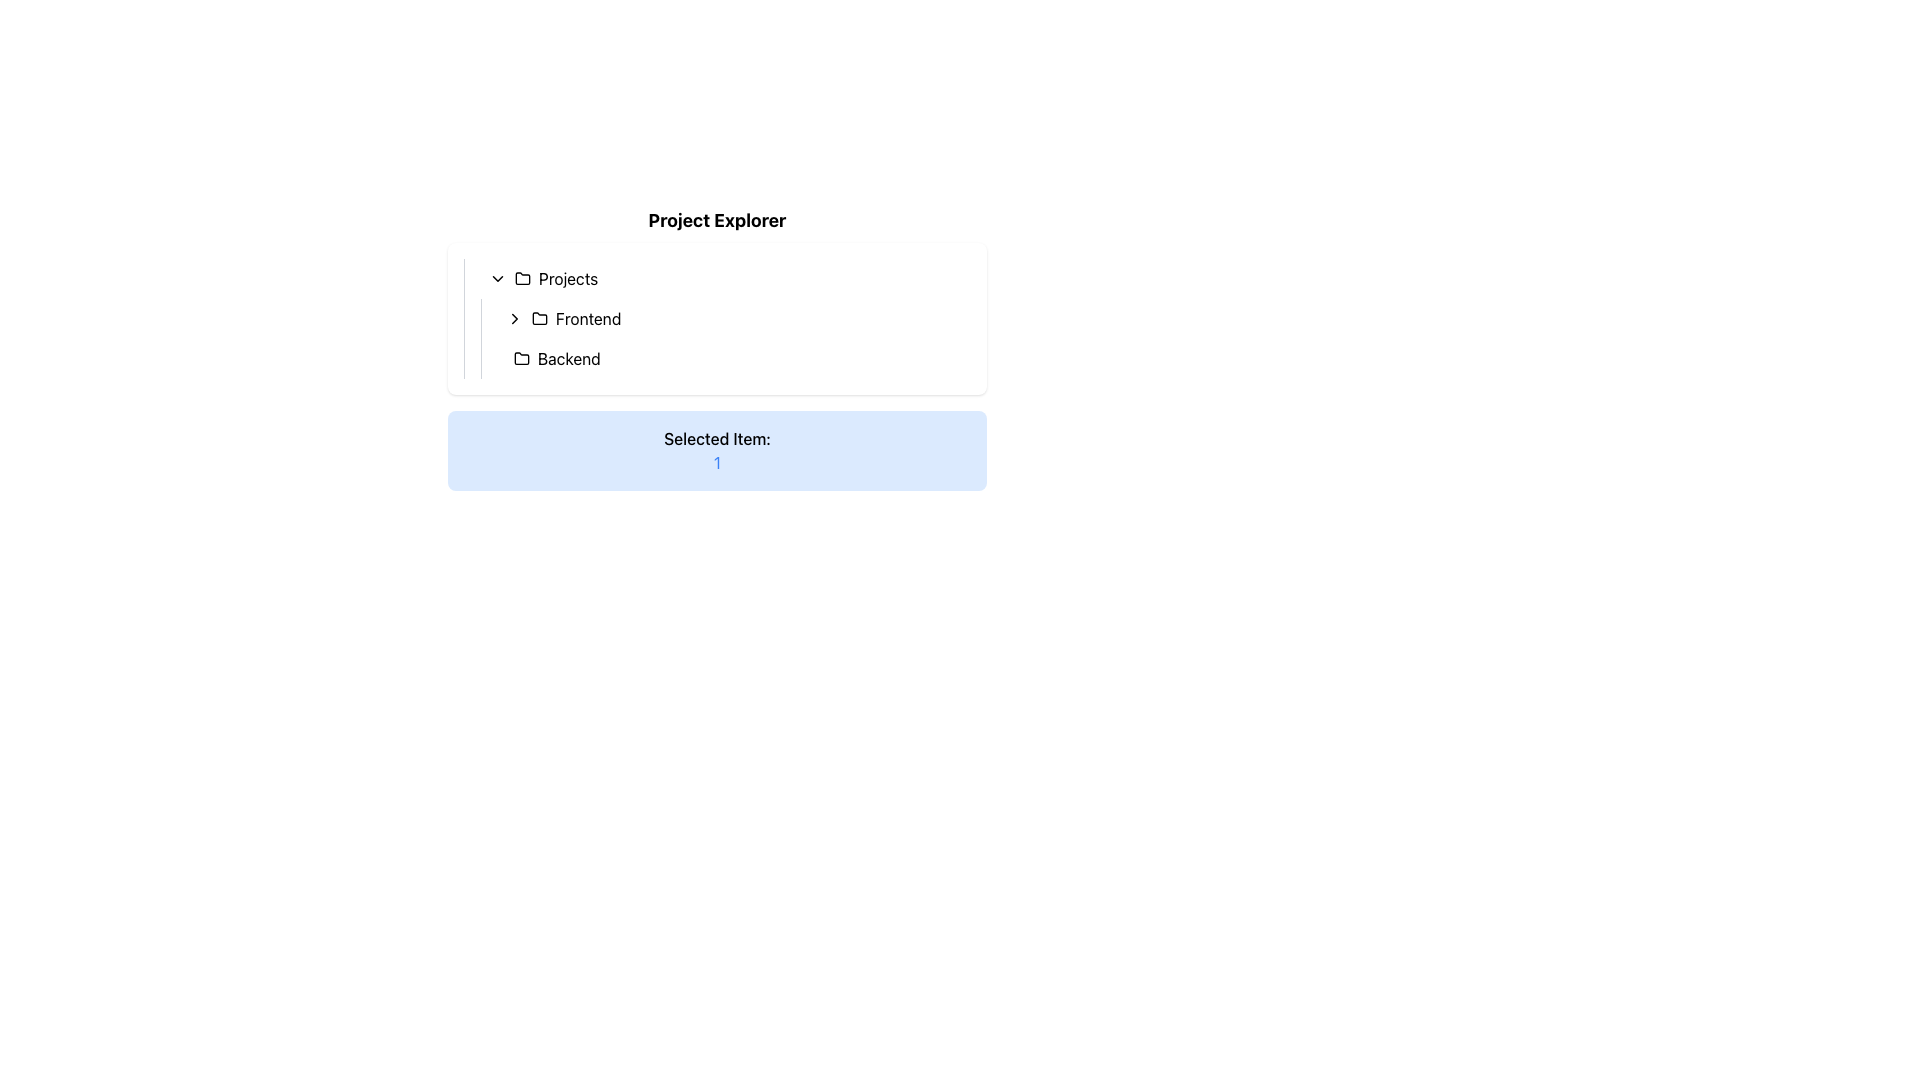 Image resolution: width=1920 pixels, height=1080 pixels. I want to click on the 'Frontend' text label in the project navigator menu, so click(587, 318).